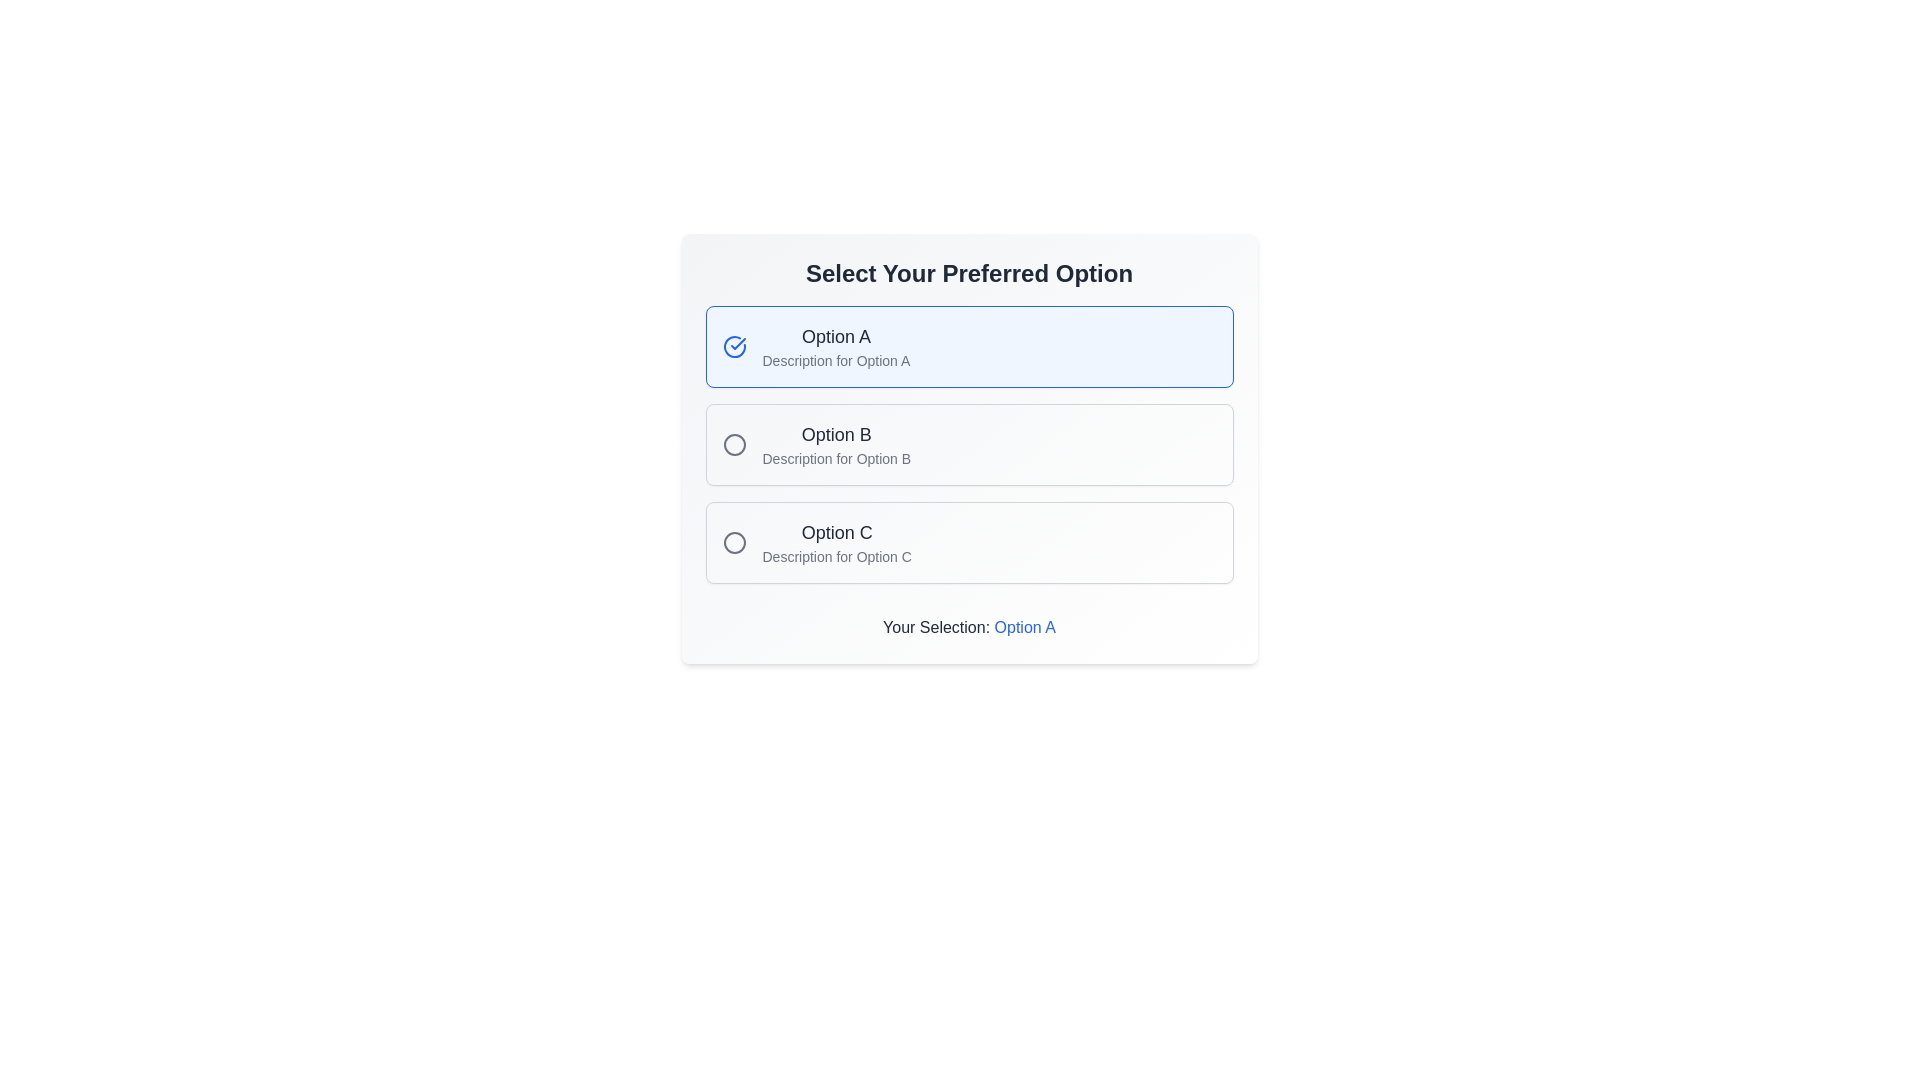 The width and height of the screenshot is (1920, 1080). What do you see at coordinates (837, 543) in the screenshot?
I see `on the 'Option C' text label within its selectable card` at bounding box center [837, 543].